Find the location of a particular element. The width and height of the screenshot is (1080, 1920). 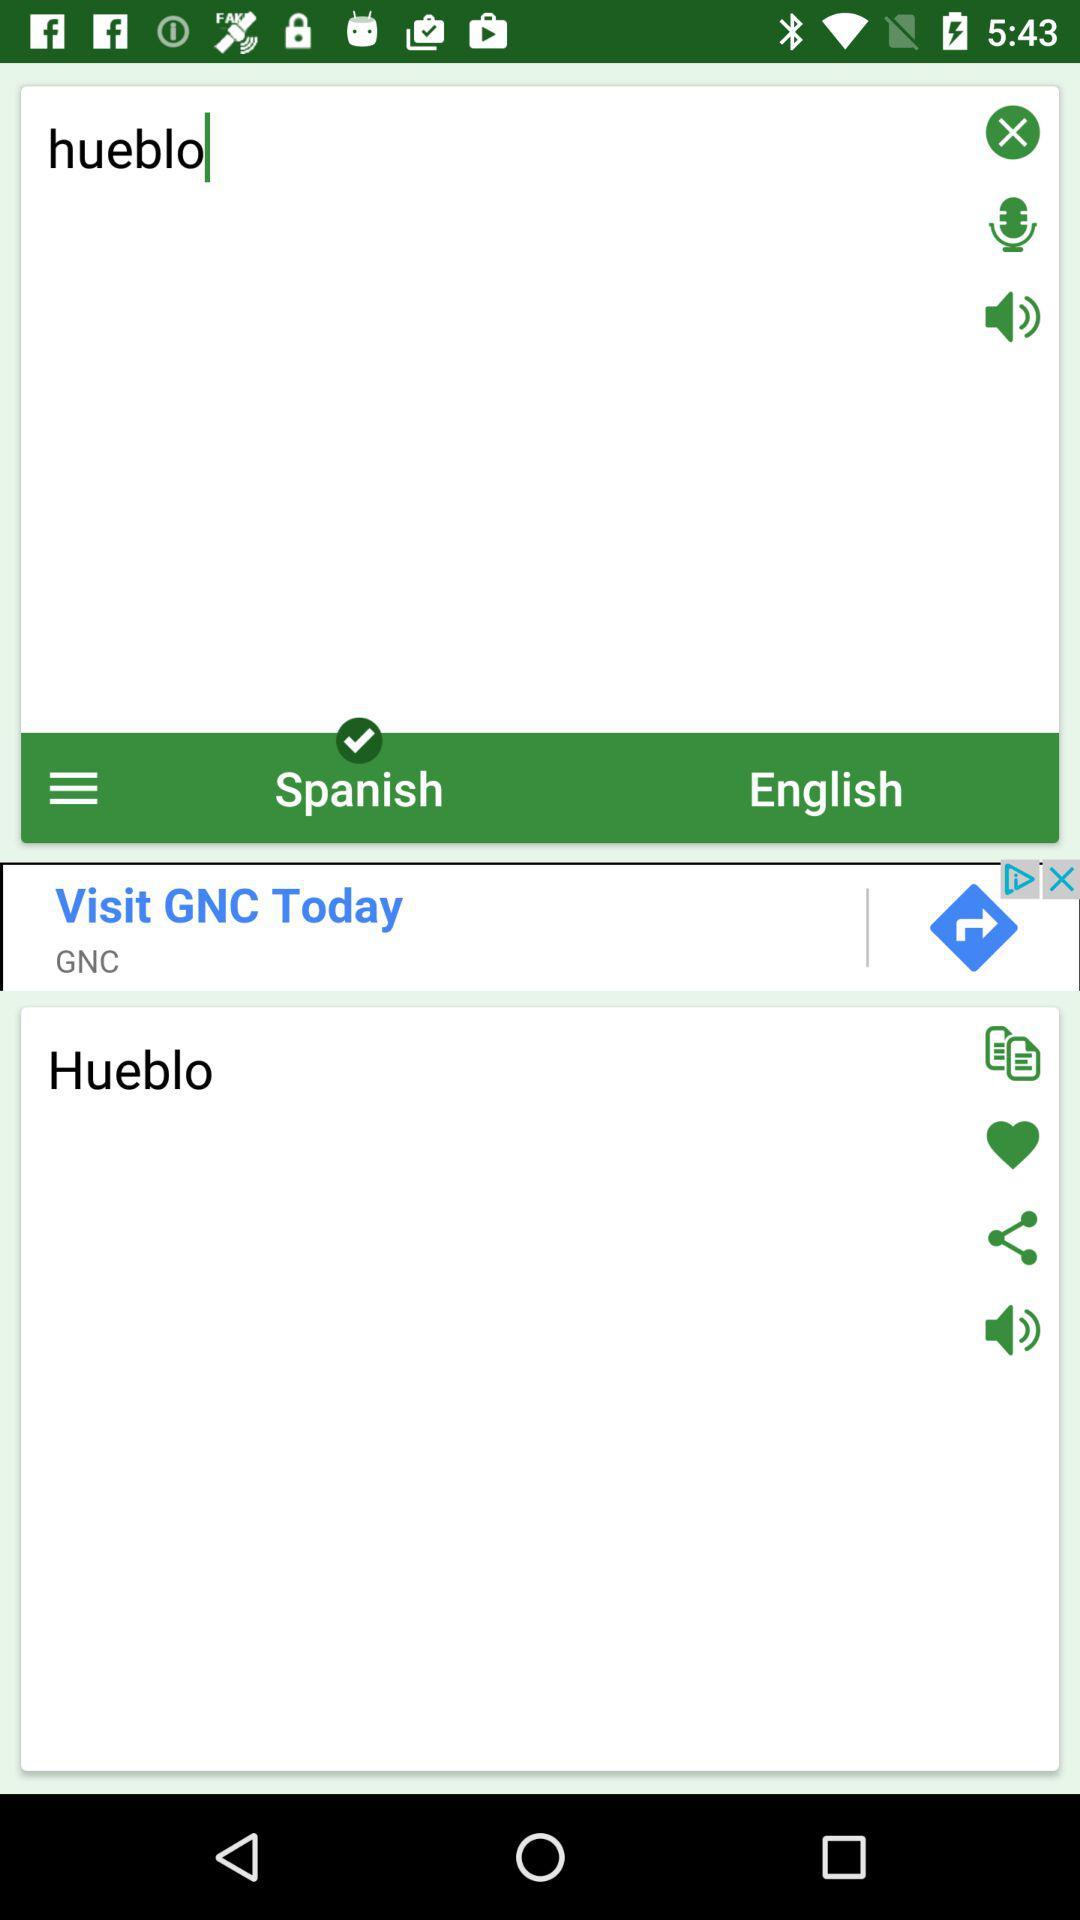

item next to the spanish icon is located at coordinates (825, 786).